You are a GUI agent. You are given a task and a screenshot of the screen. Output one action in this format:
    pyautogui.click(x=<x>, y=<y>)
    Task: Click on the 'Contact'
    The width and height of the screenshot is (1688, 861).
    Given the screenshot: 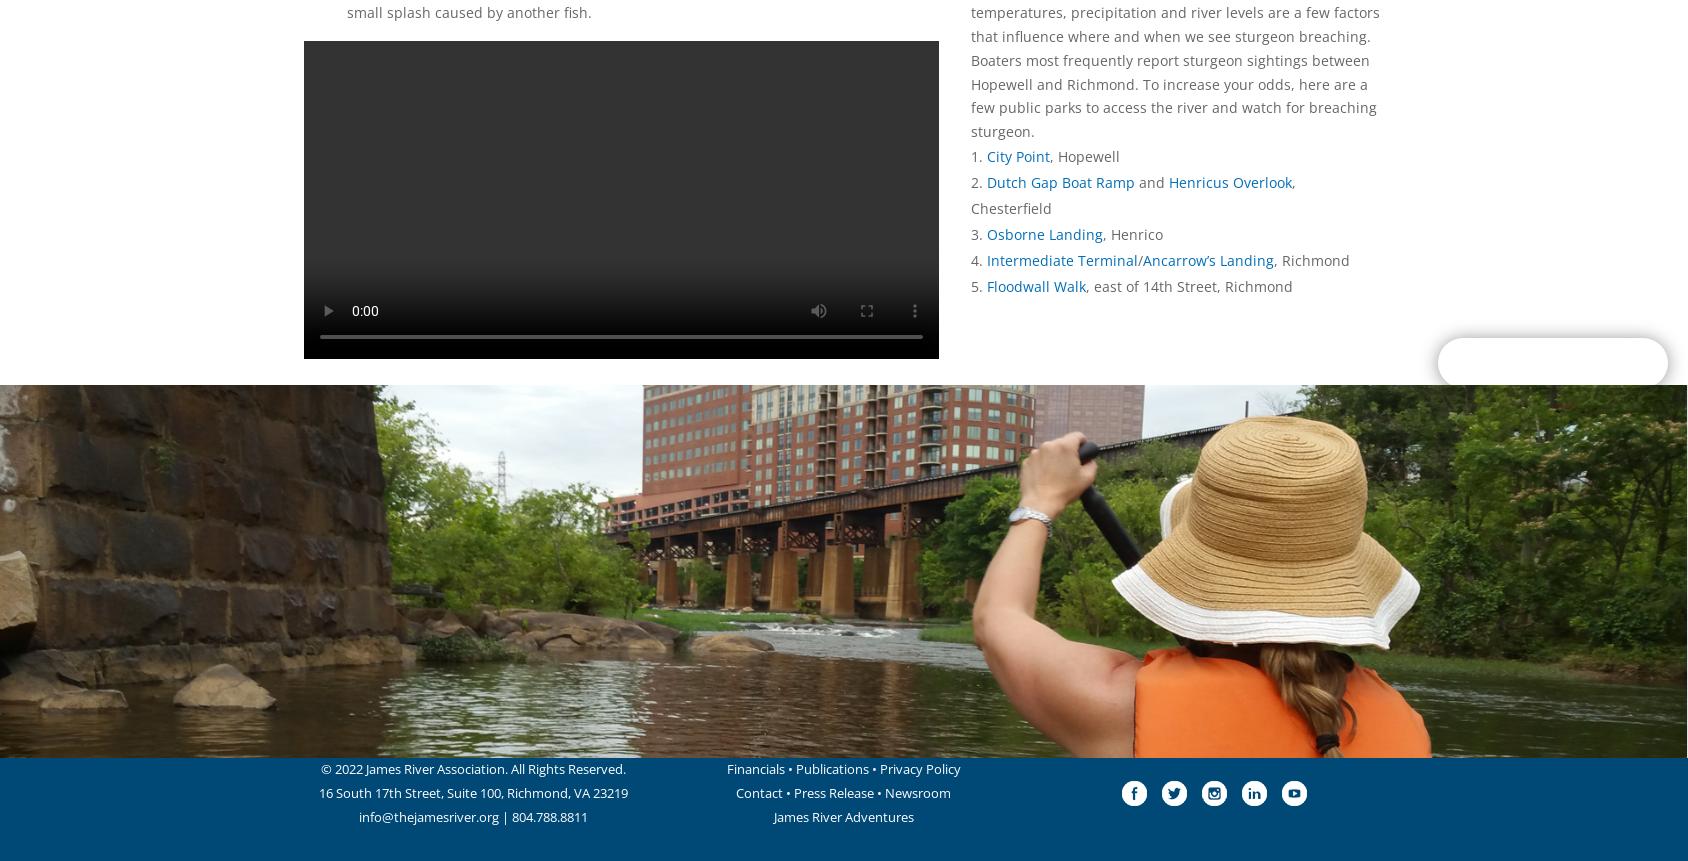 What is the action you would take?
    pyautogui.click(x=759, y=793)
    